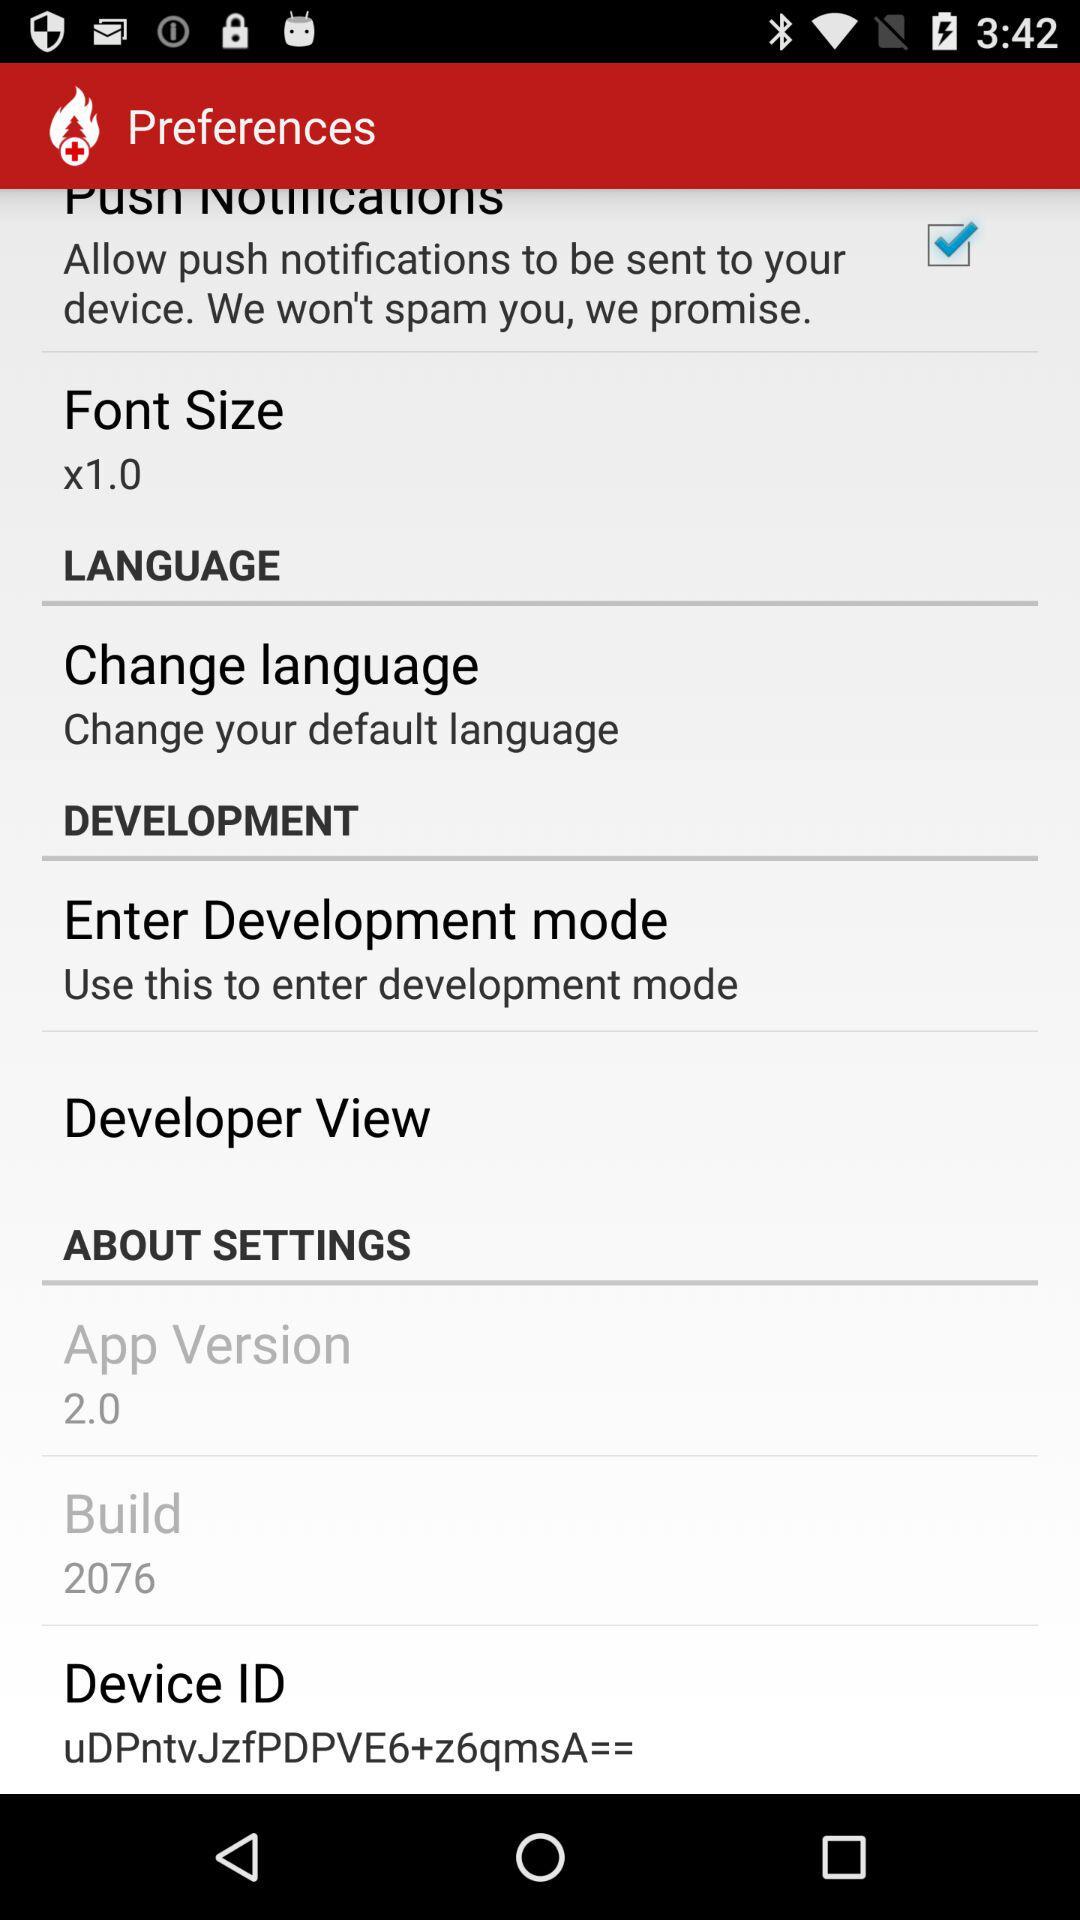 This screenshot has width=1080, height=1920. I want to click on about settings, so click(540, 1242).